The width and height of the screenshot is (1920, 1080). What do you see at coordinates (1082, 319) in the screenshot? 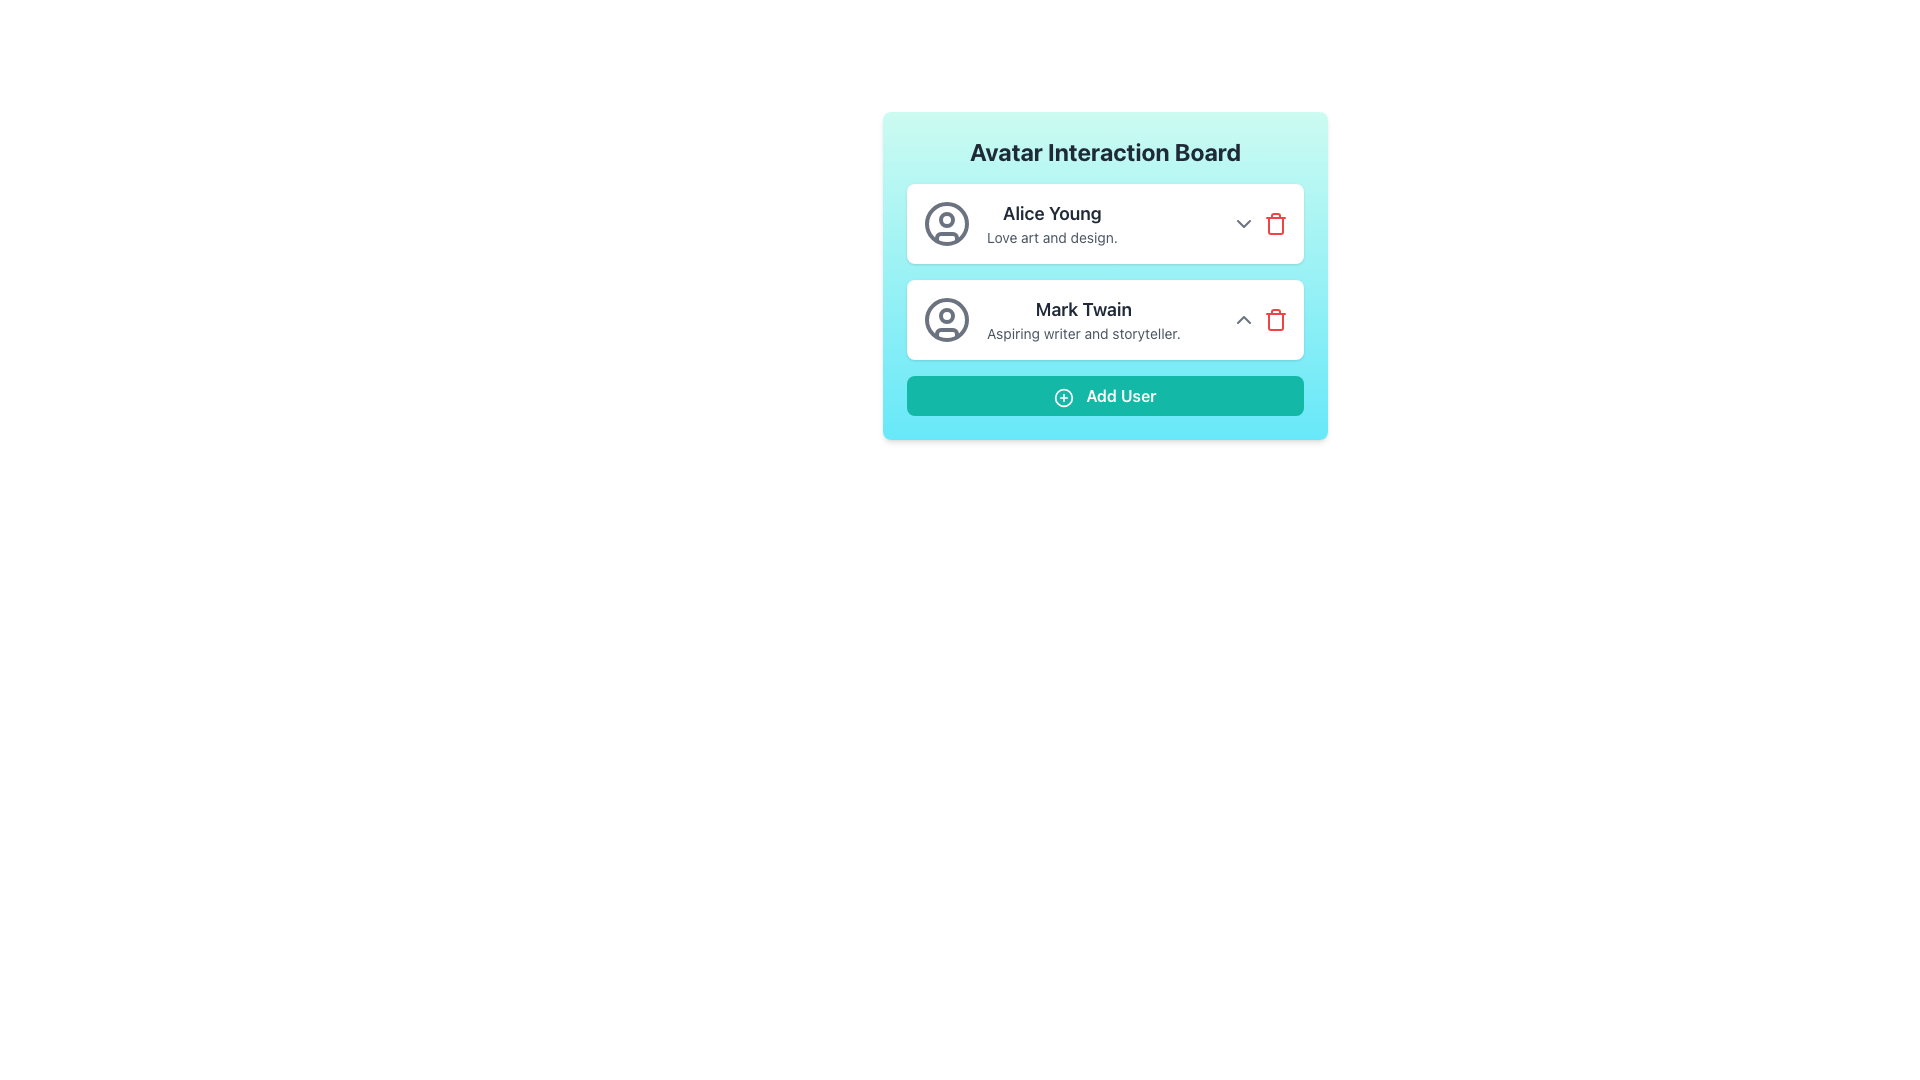
I see `the text display component that shows 'Mark Twain' and 'Aspiring writer and storyteller' within a white rectangular card` at bounding box center [1082, 319].